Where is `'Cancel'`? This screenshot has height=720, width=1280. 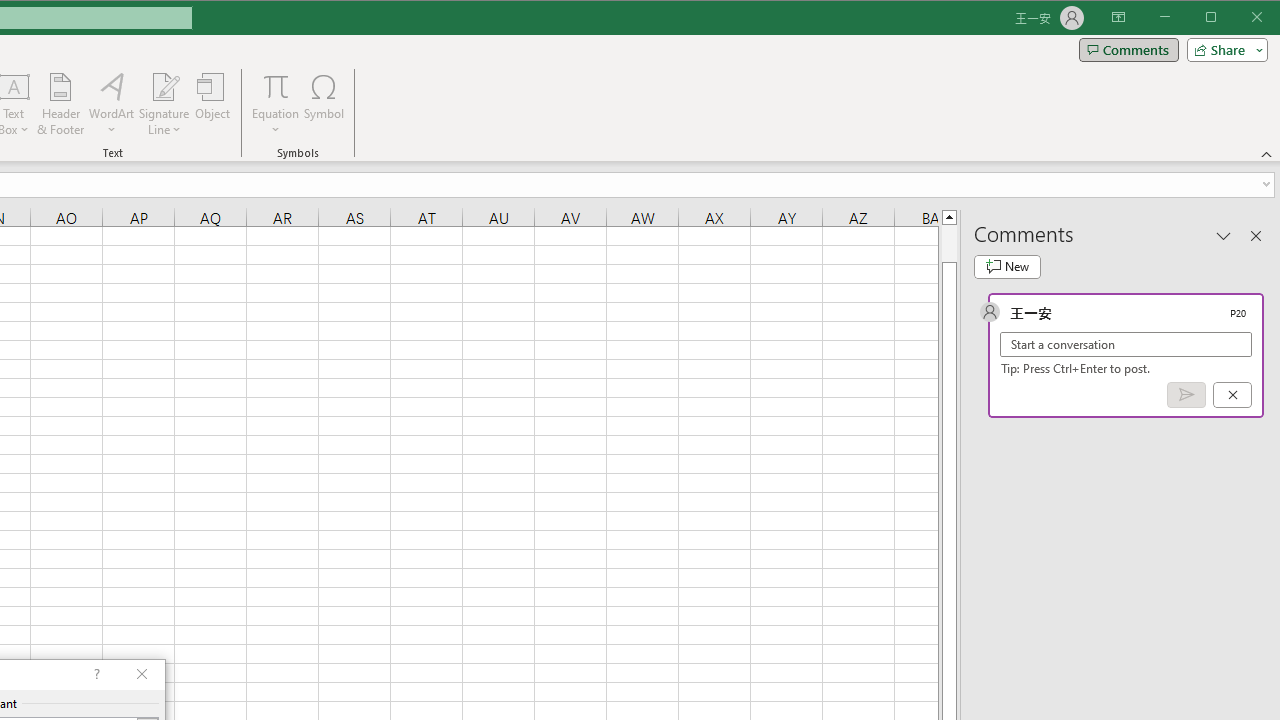
'Cancel' is located at coordinates (1231, 395).